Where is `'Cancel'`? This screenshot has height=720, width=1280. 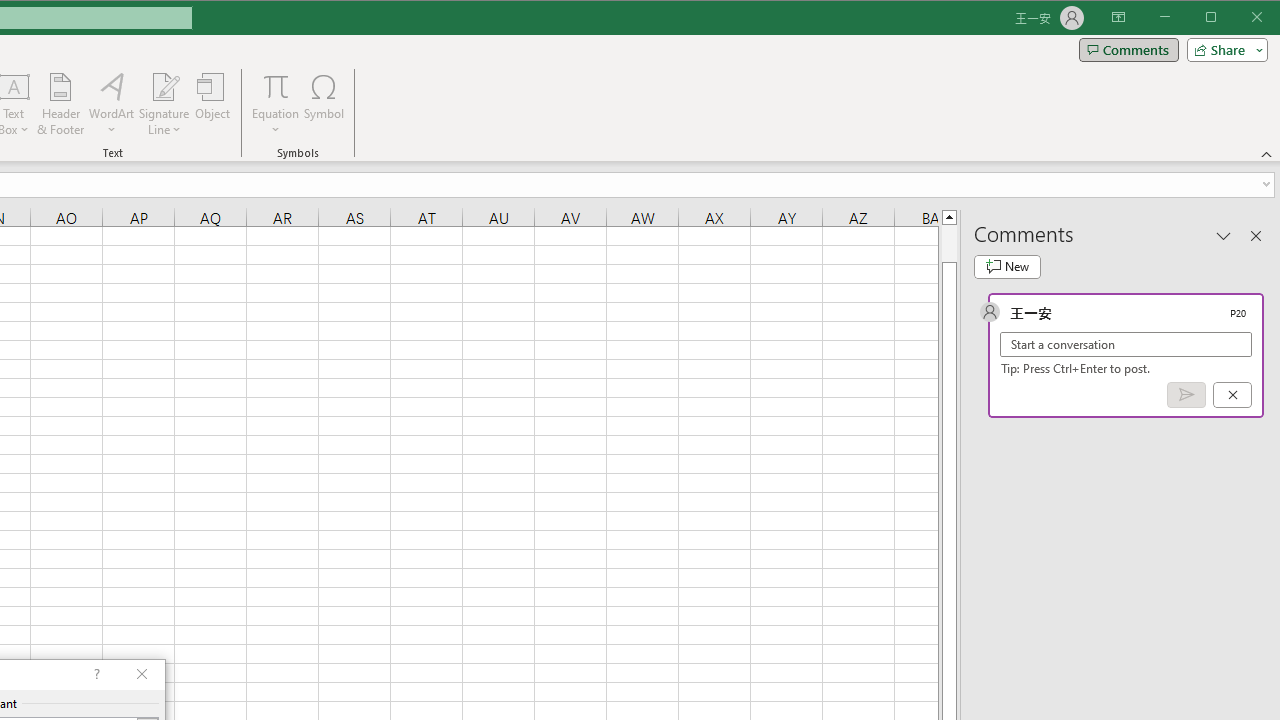
'Cancel' is located at coordinates (1231, 395).